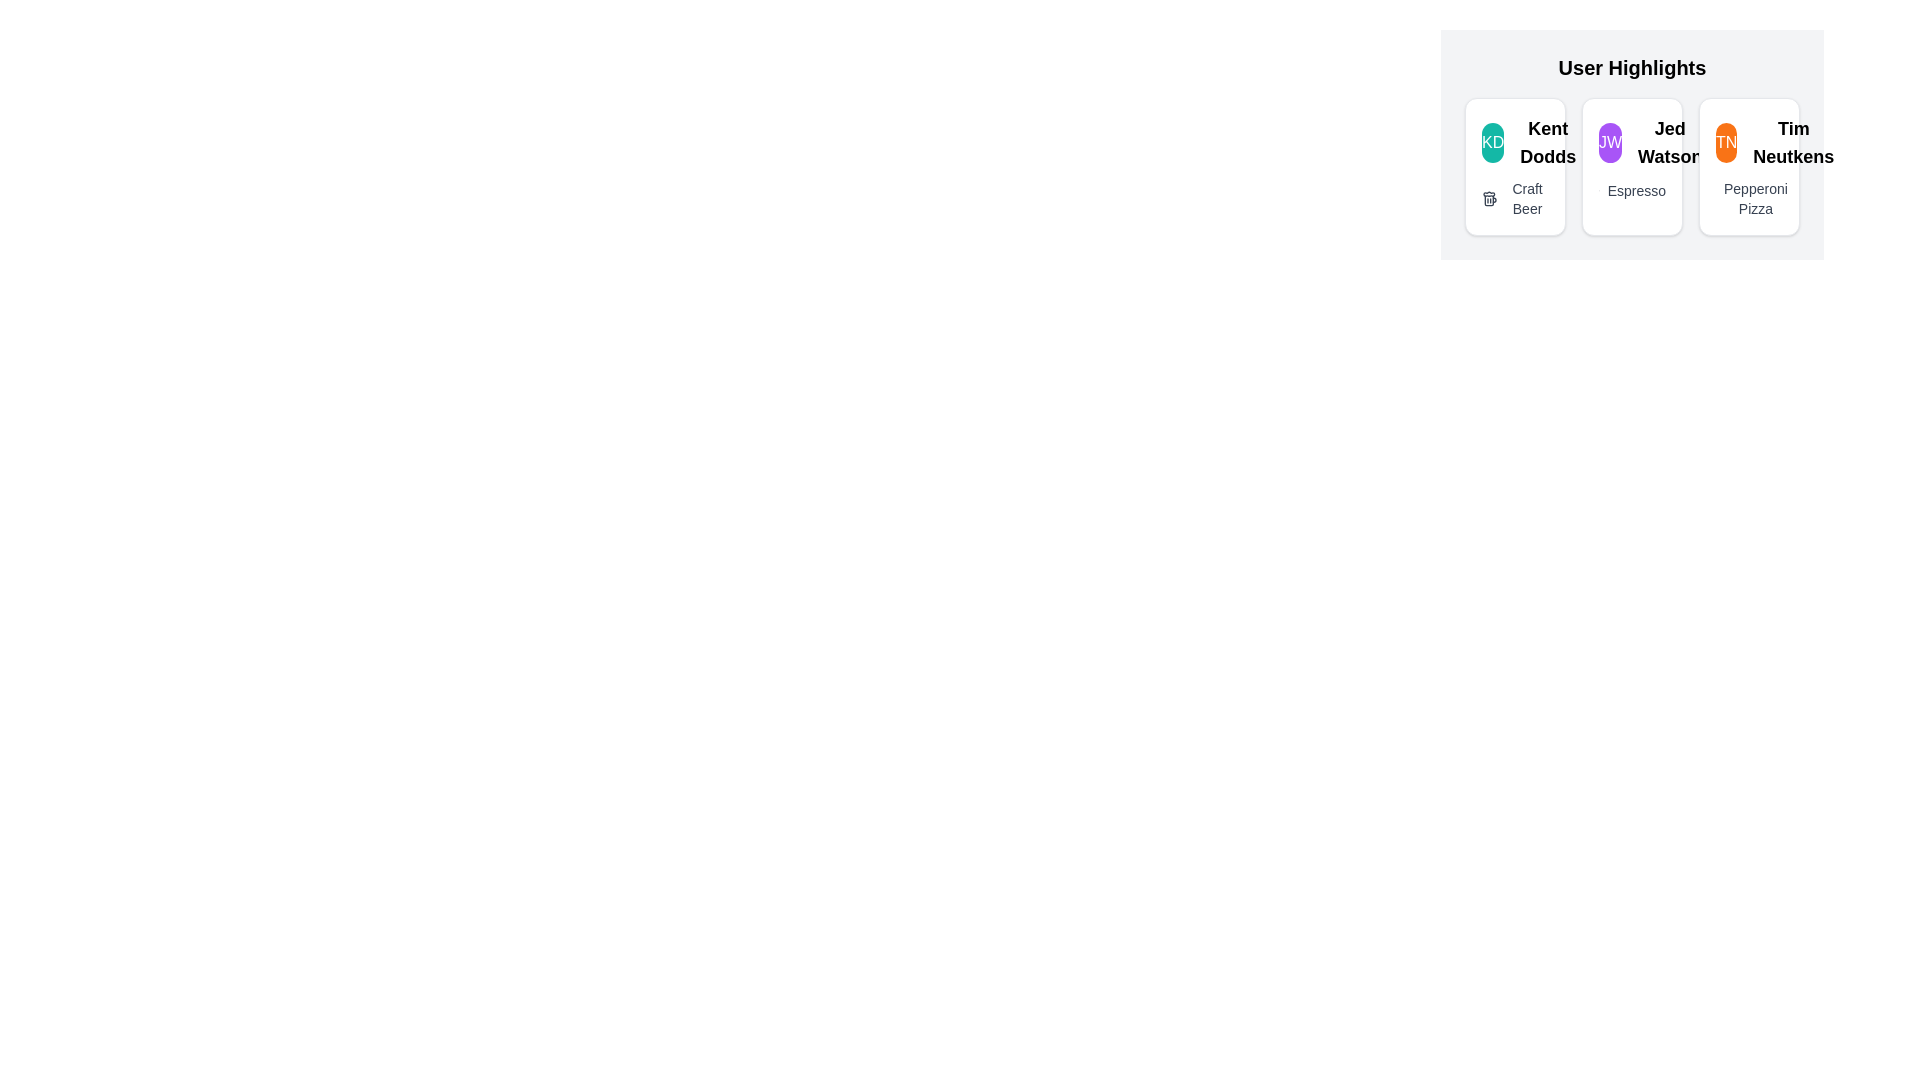 This screenshot has height=1080, width=1920. I want to click on the Text component displaying the name 'Kent Dodds', which is positioned to the right of a teal circular avatar marked with 'KD', so click(1547, 141).